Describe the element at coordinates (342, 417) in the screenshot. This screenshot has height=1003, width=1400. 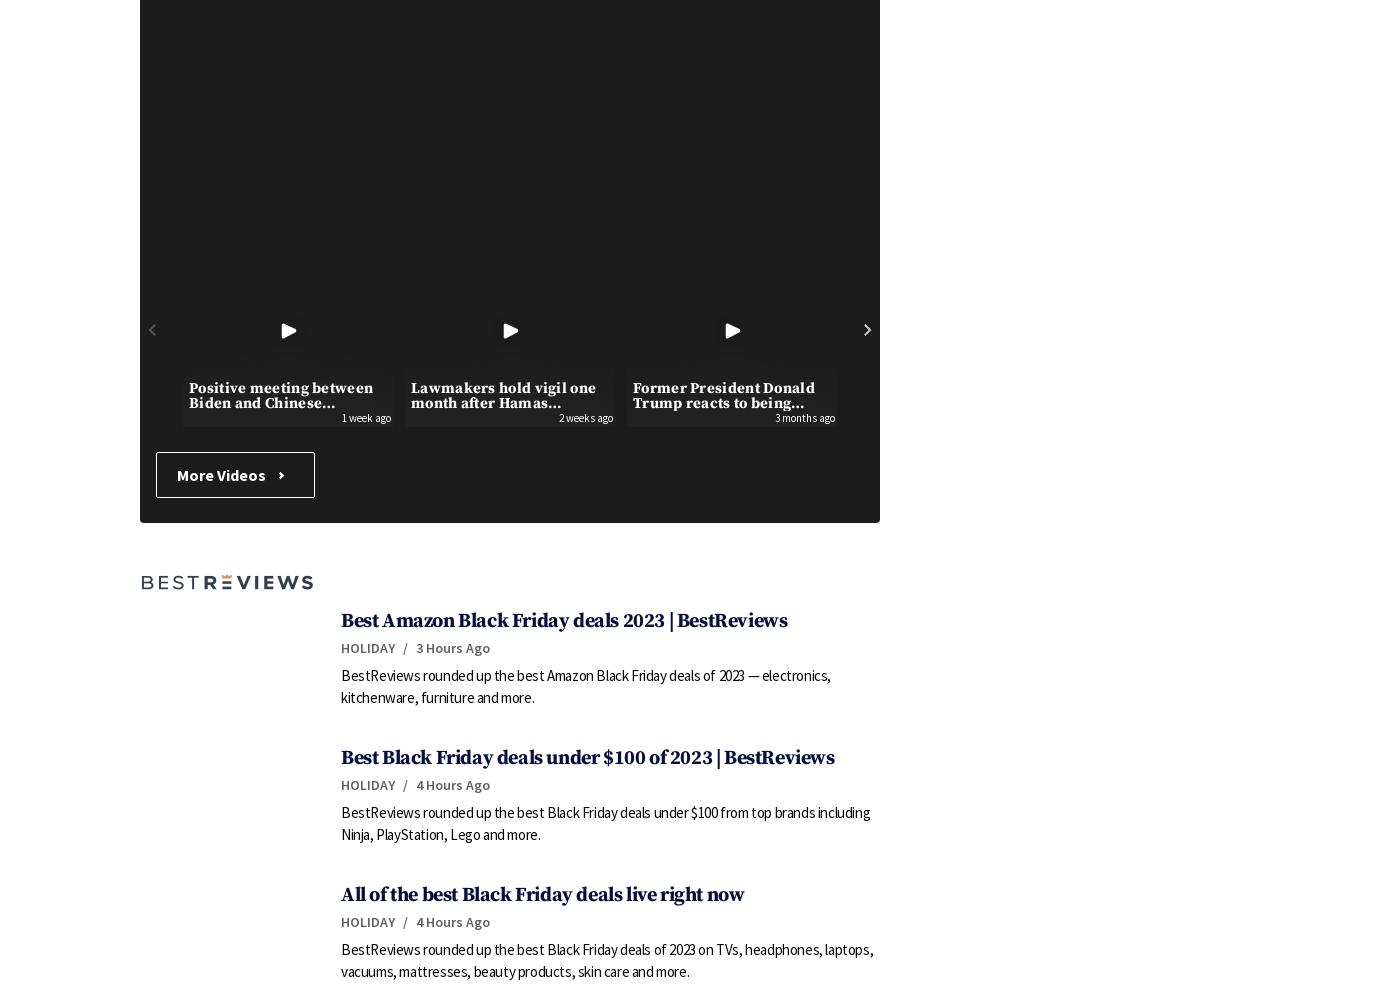
I see `'1 week ago'` at that location.